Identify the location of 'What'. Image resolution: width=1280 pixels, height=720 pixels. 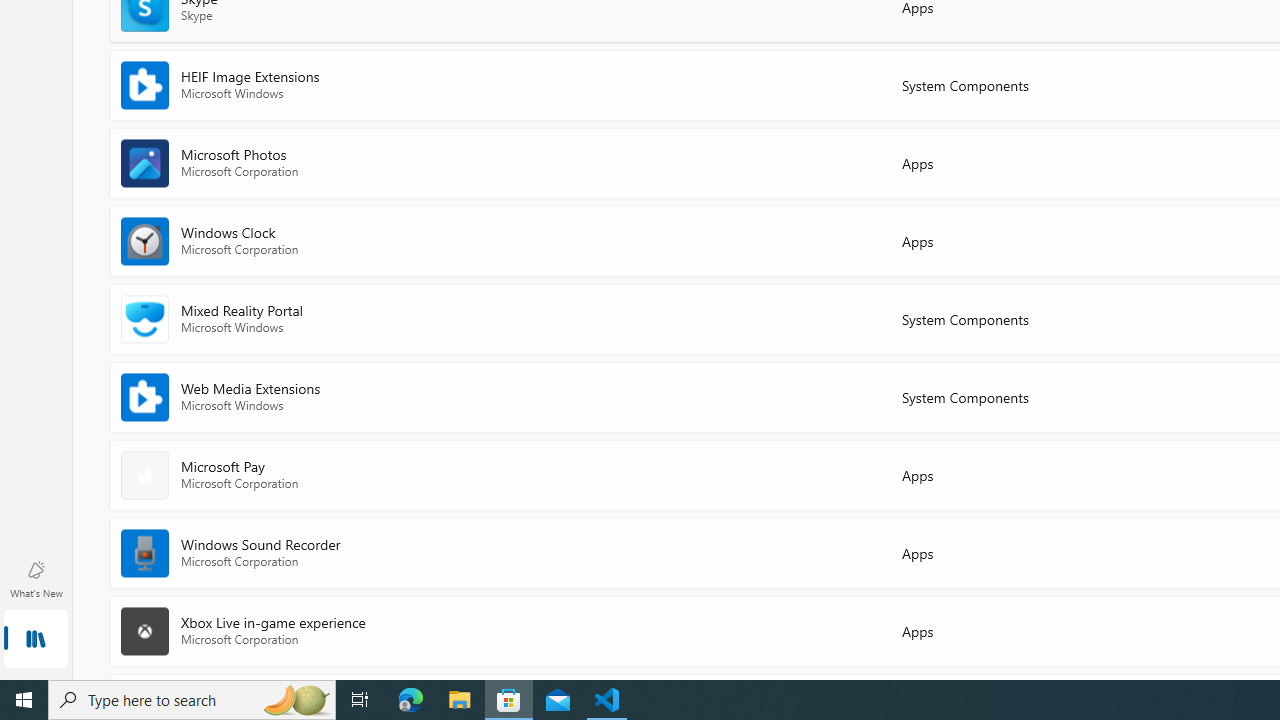
(35, 578).